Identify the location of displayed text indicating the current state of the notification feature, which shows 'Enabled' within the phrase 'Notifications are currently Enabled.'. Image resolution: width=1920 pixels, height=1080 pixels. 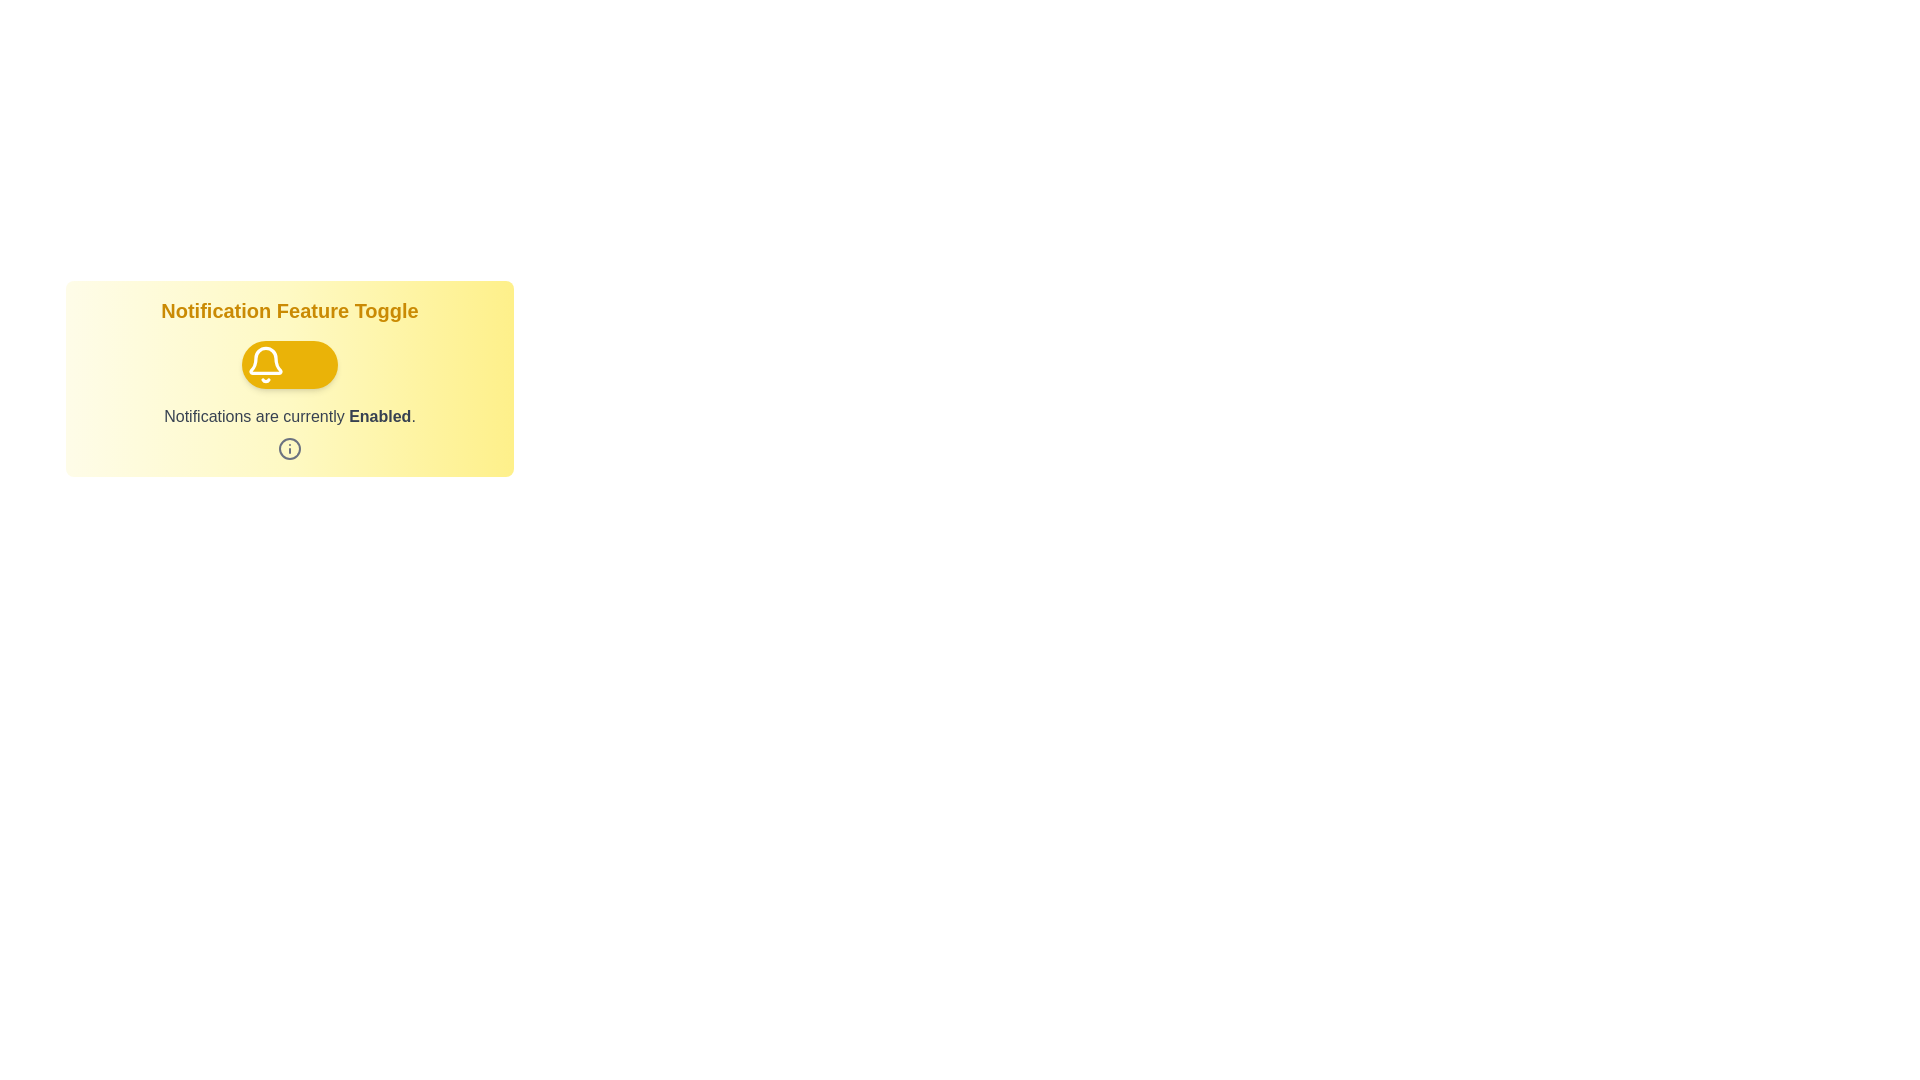
(380, 415).